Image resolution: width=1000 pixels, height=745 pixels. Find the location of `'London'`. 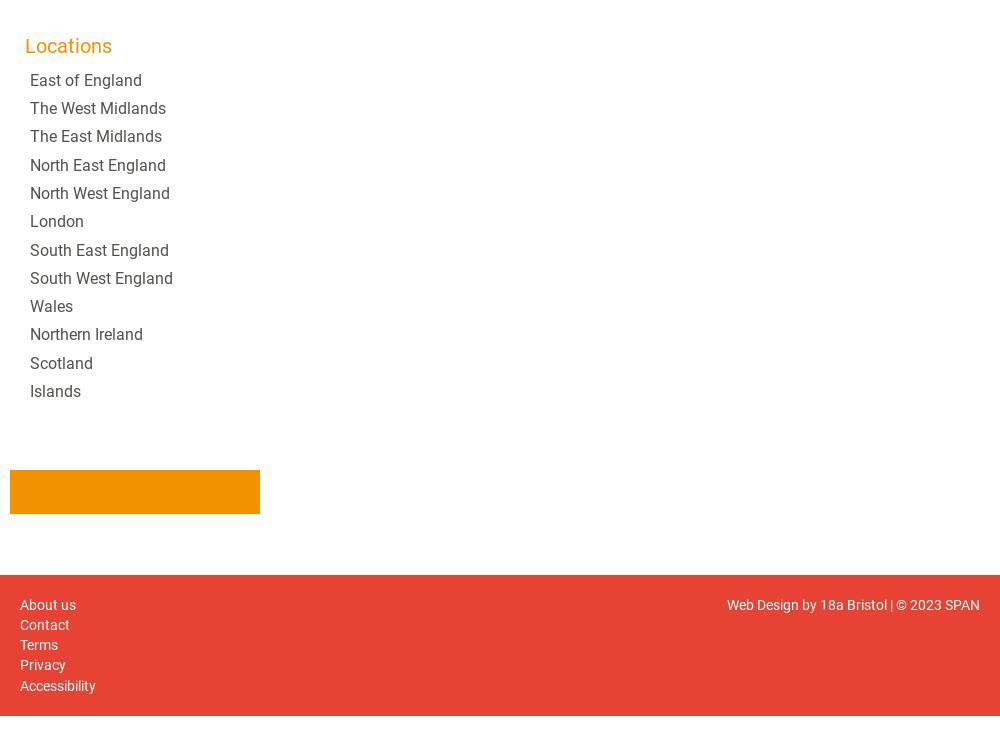

'London' is located at coordinates (30, 221).